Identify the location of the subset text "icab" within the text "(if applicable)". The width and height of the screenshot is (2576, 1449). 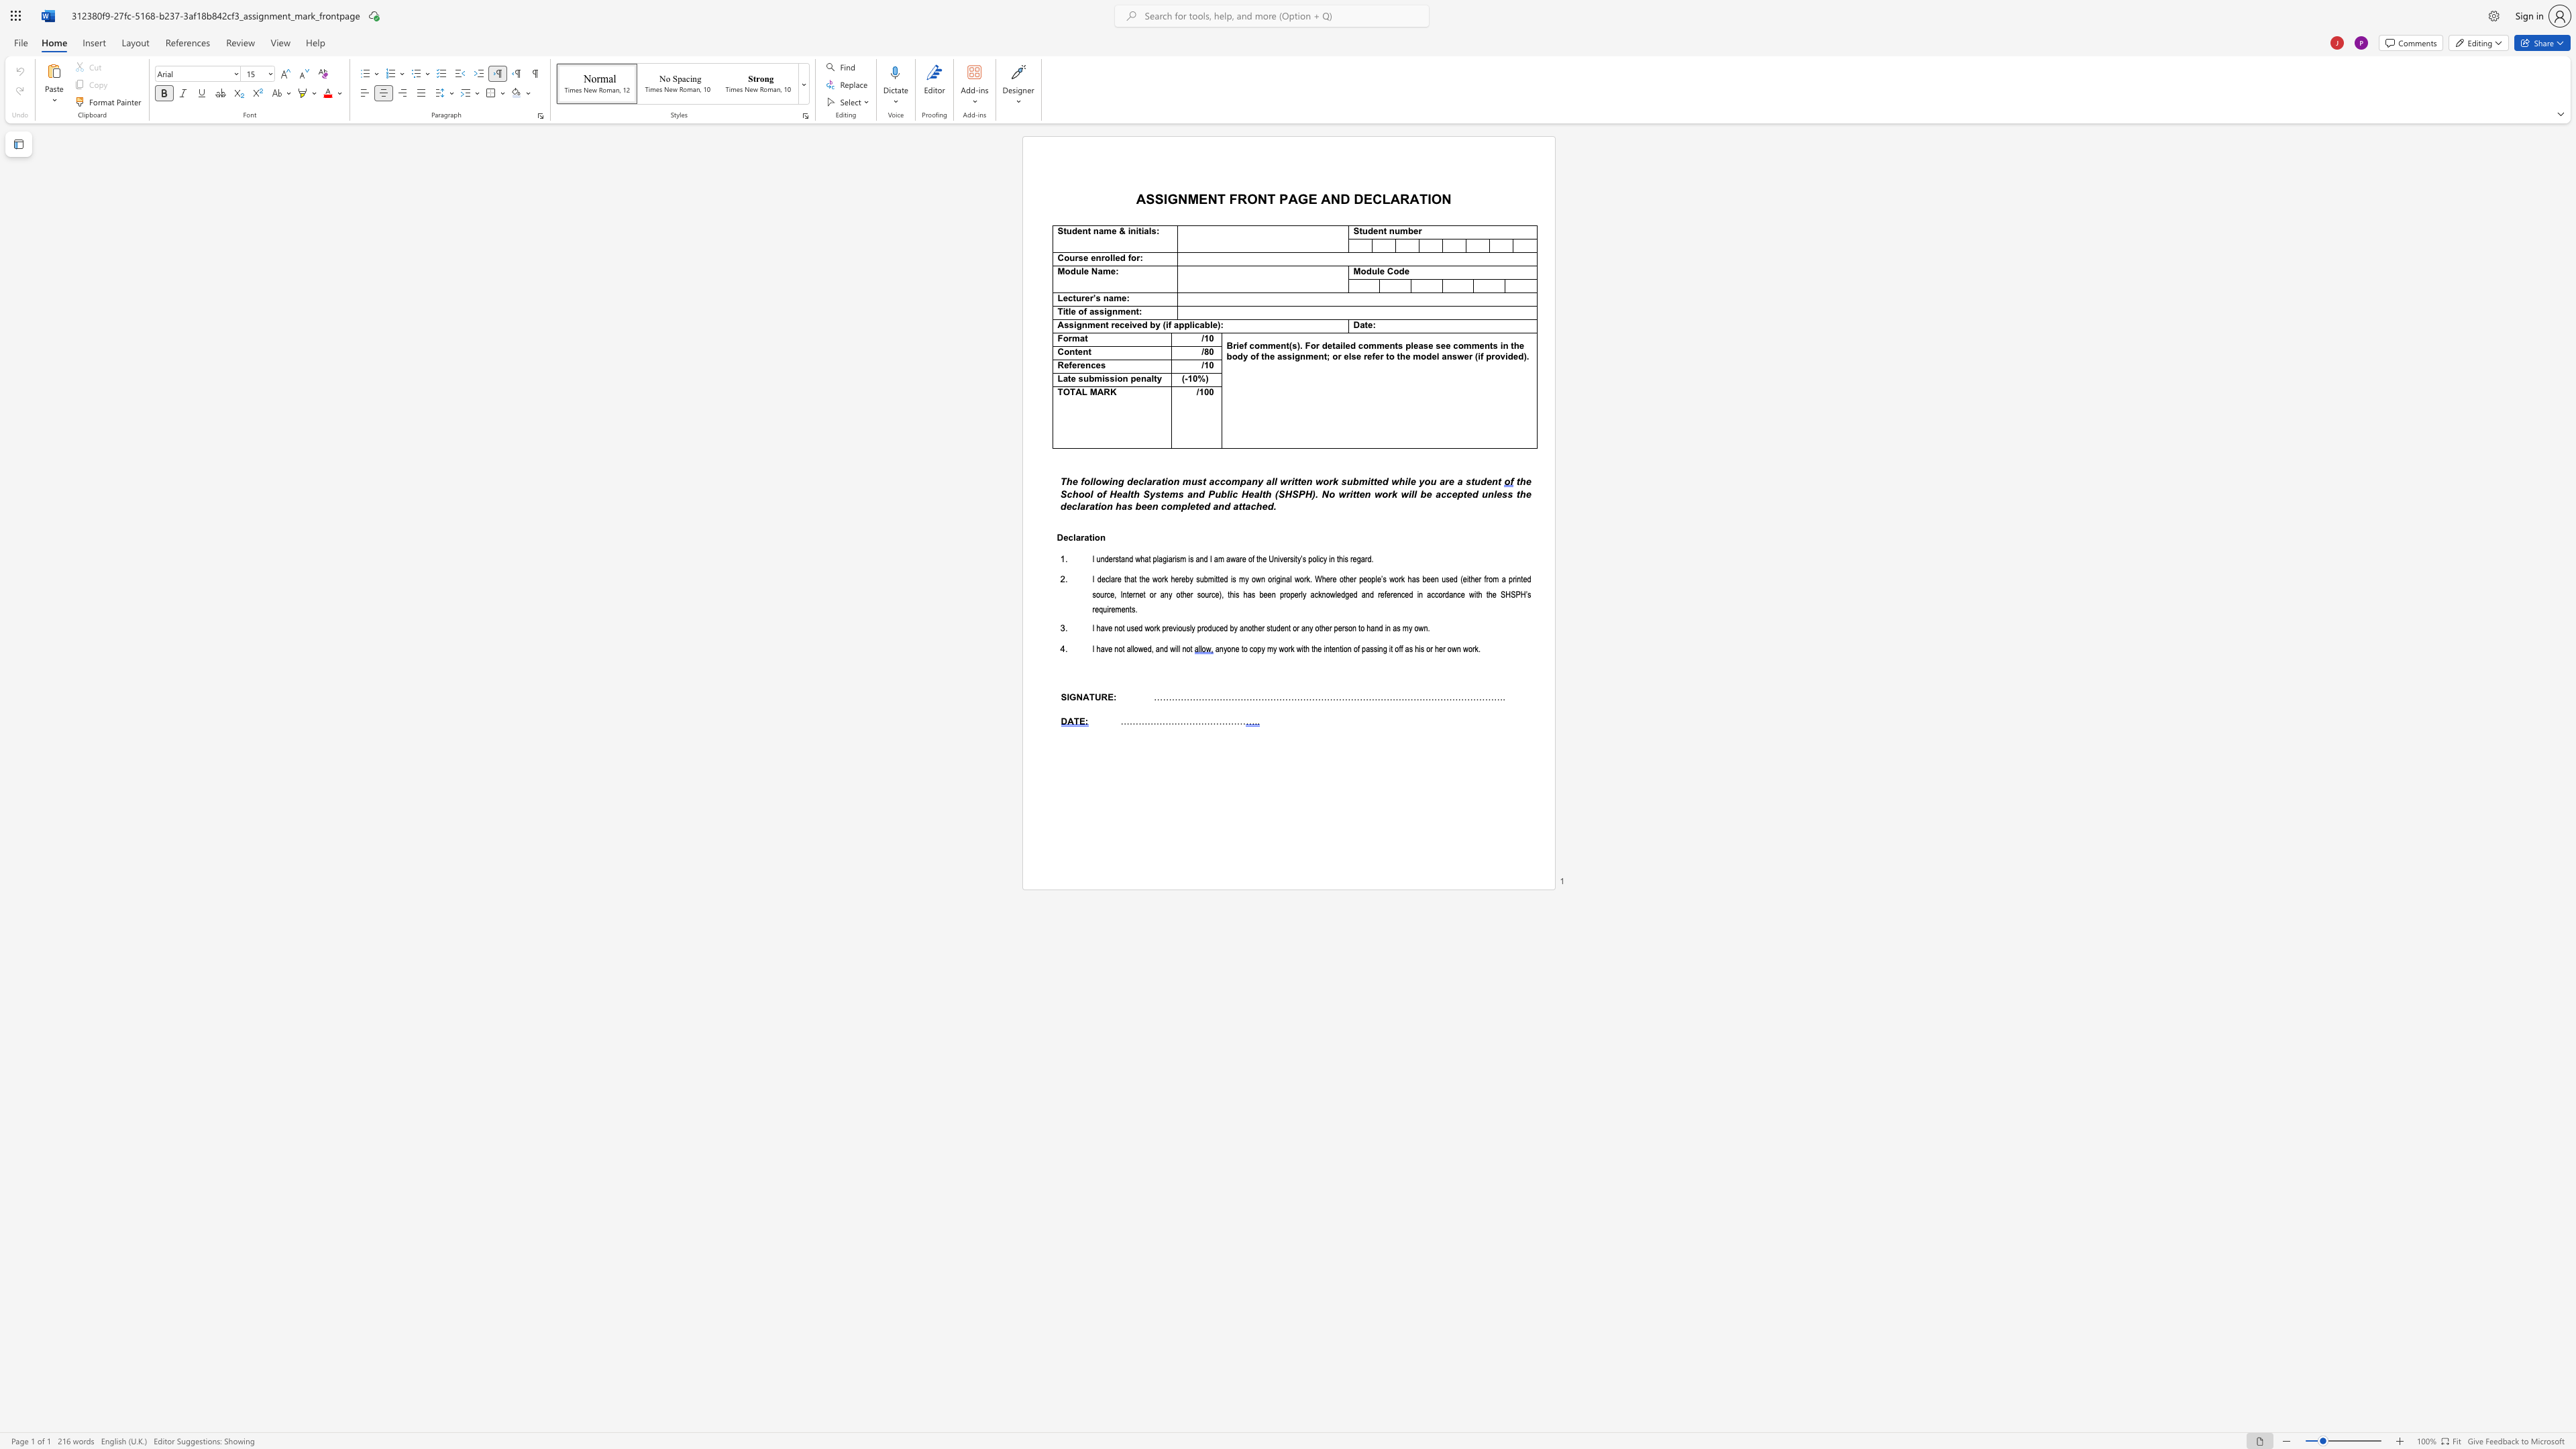
(1192, 324).